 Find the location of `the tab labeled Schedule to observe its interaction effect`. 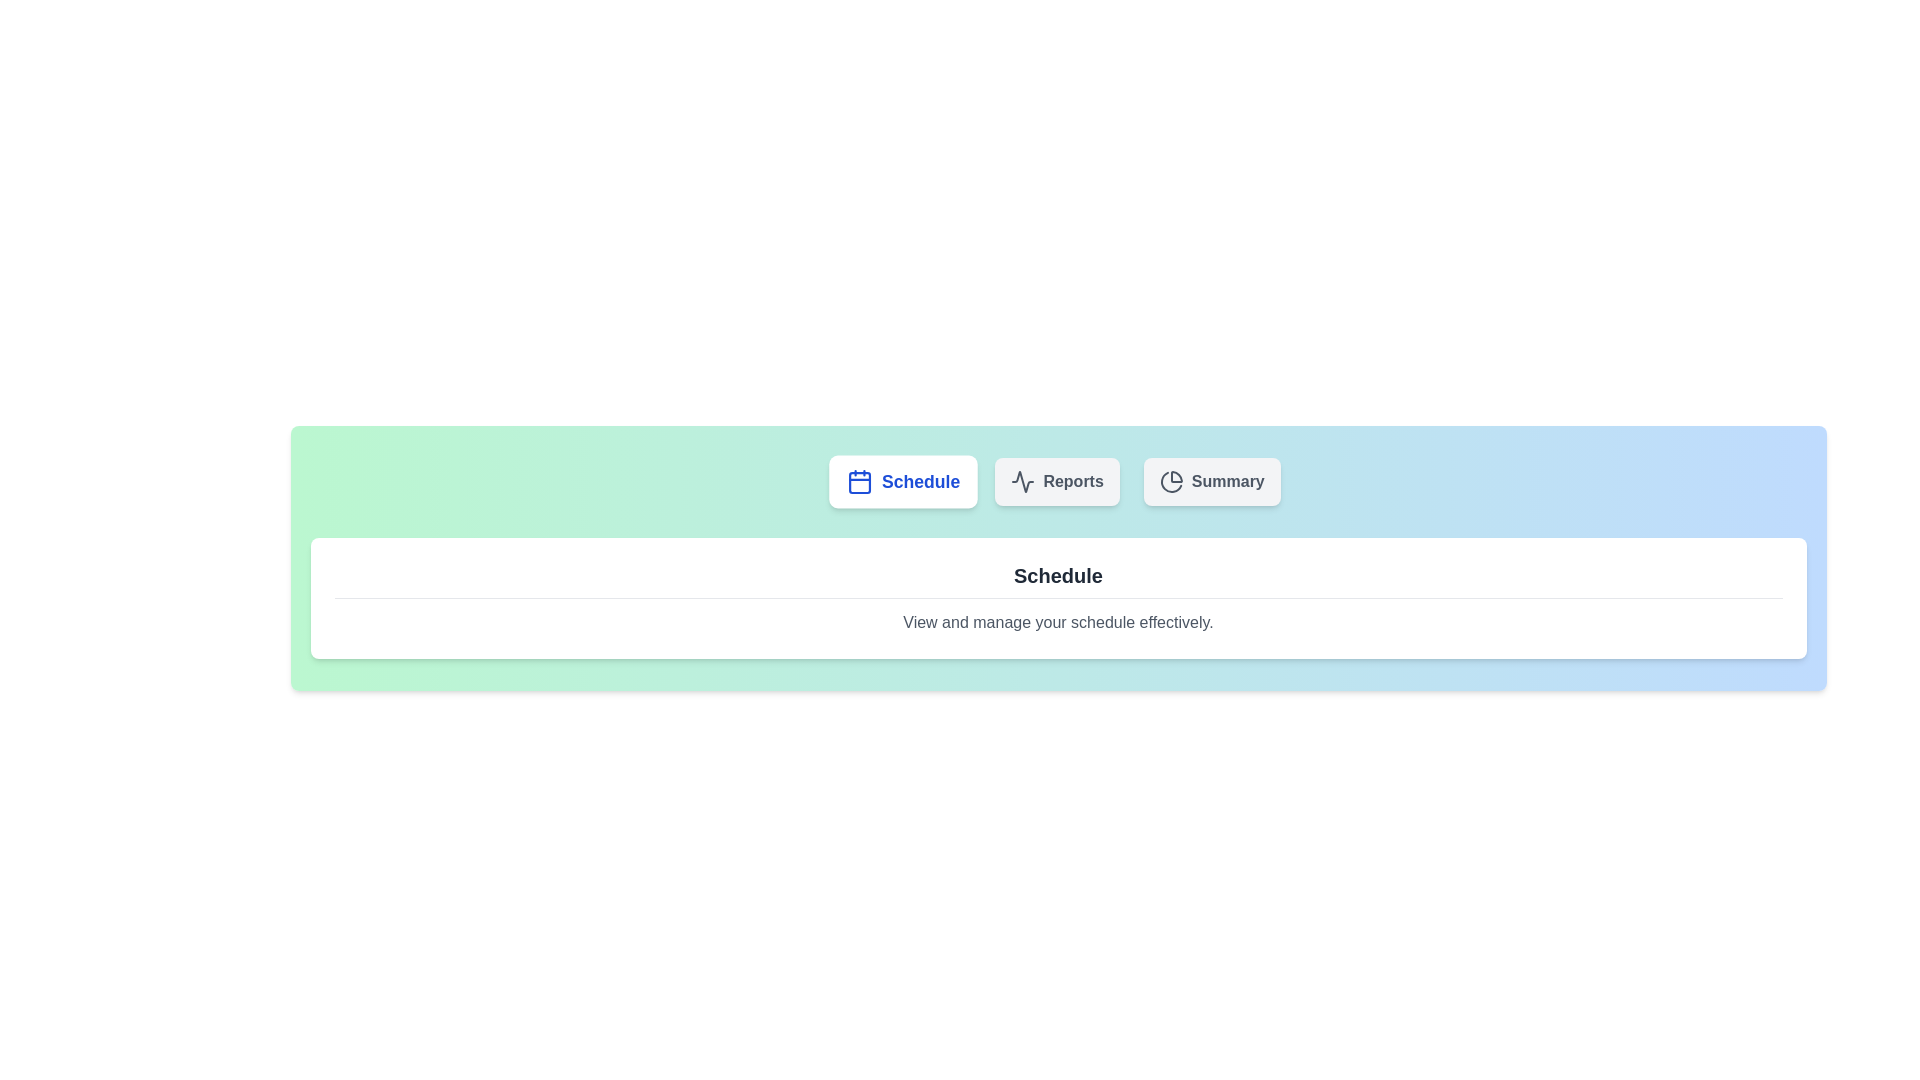

the tab labeled Schedule to observe its interaction effect is located at coordinates (902, 482).